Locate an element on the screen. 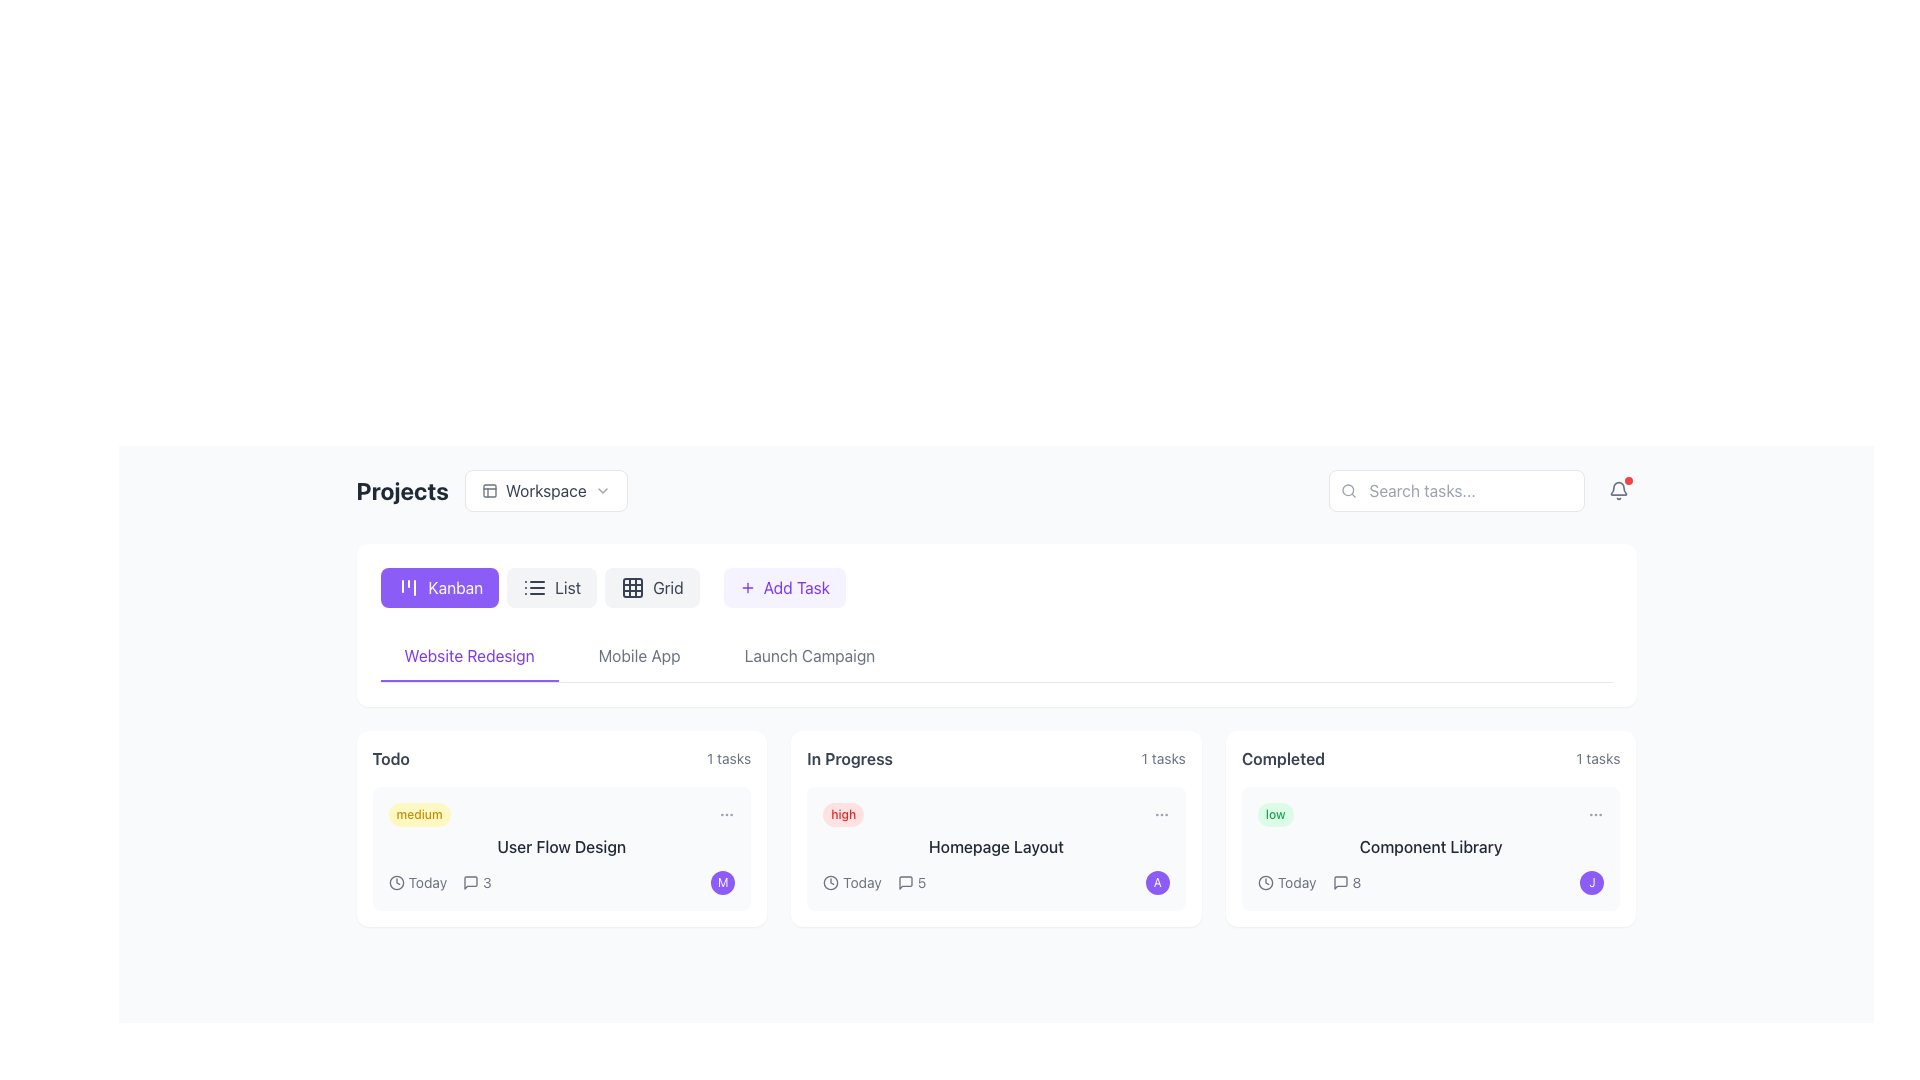 This screenshot has width=1920, height=1080. text content of the bold, capitalized 'In Progress' label located at the top-left of the second card in the 'Website Redesign' section is located at coordinates (849, 759).